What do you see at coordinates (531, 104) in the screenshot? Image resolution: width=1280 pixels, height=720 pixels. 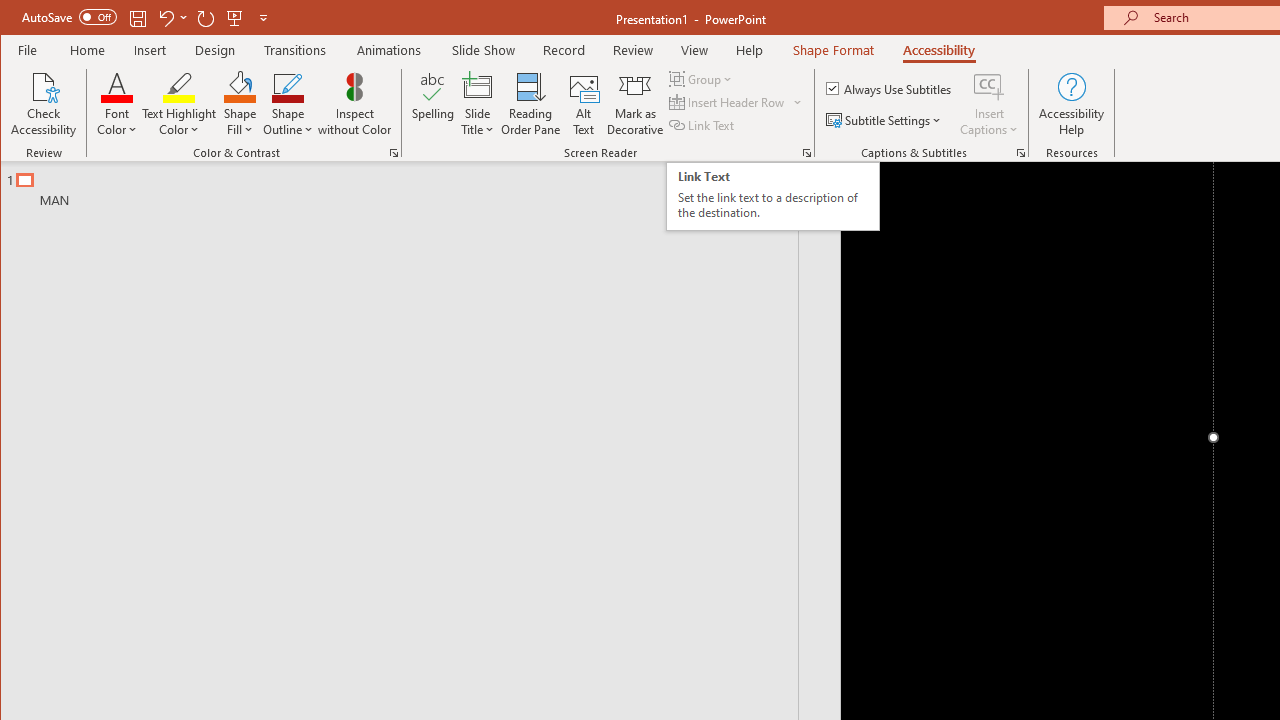 I see `'Reading Order Pane'` at bounding box center [531, 104].